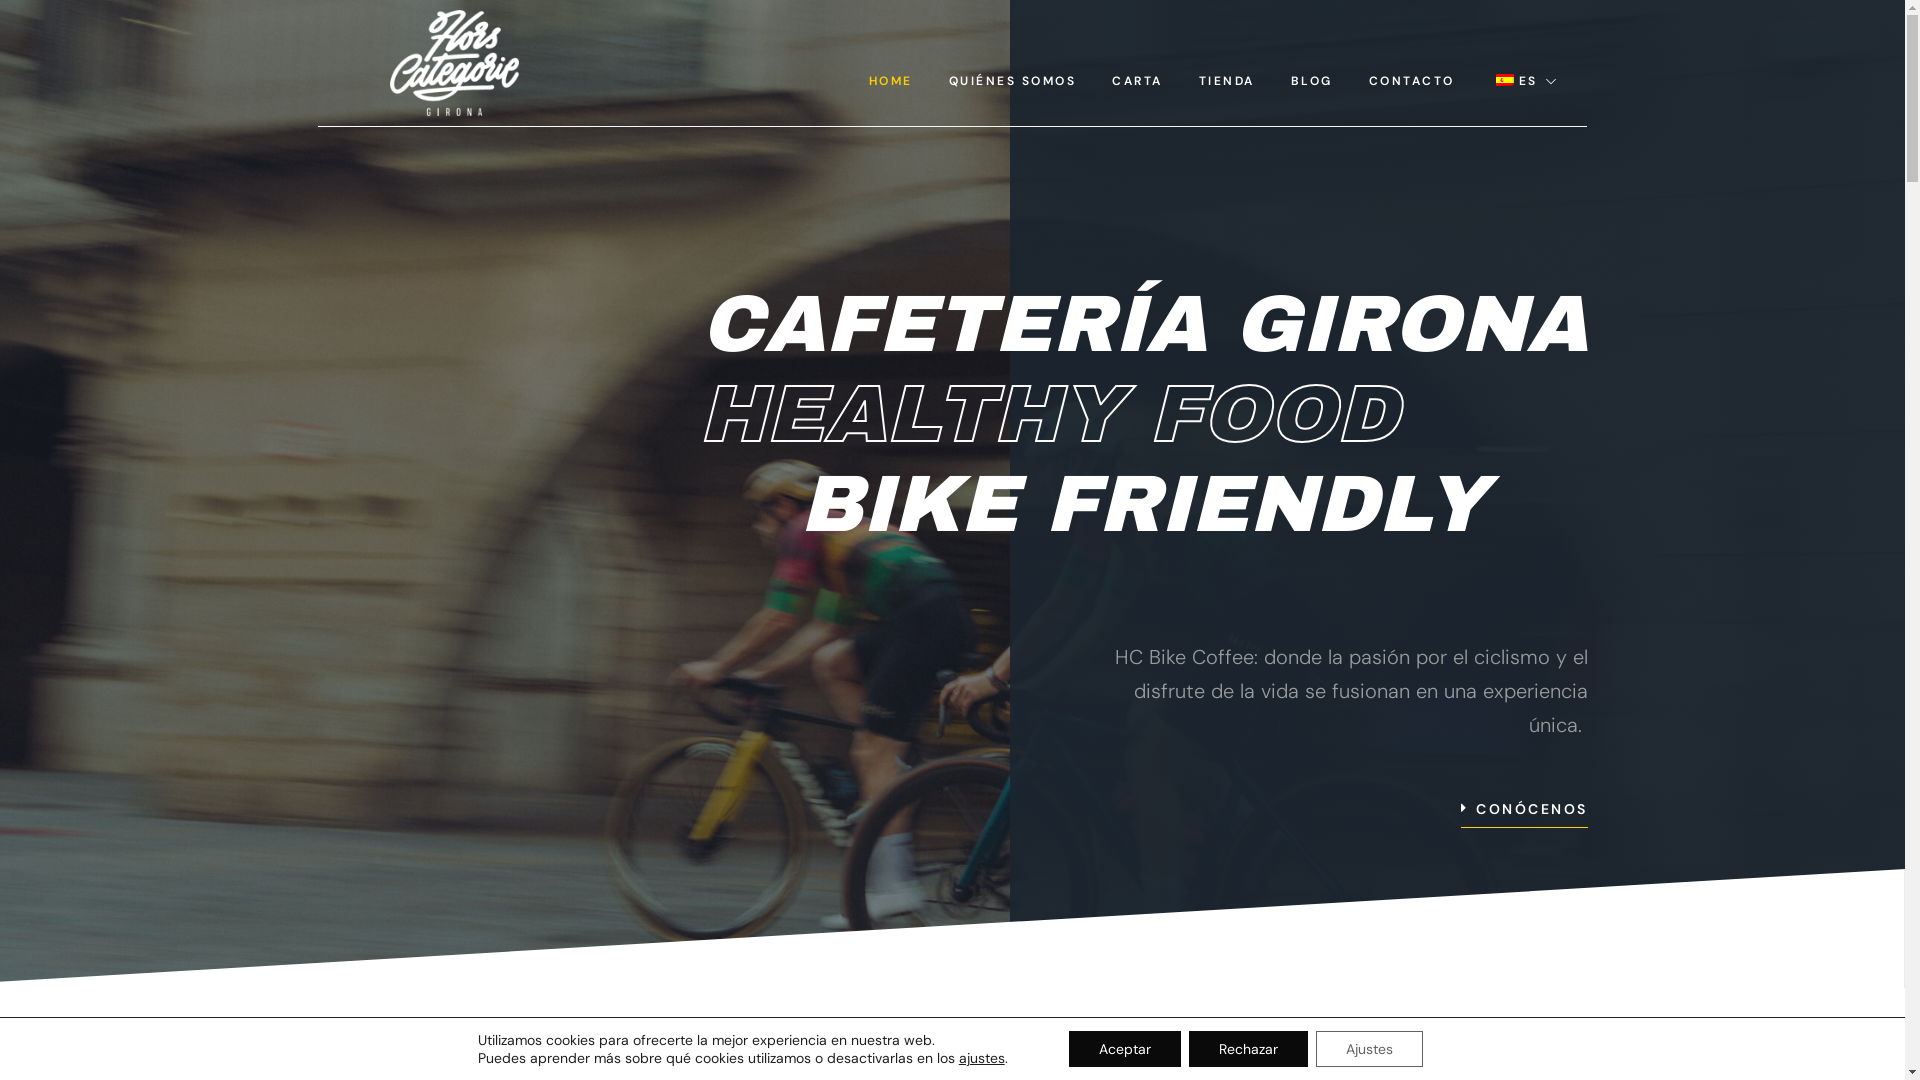  What do you see at coordinates (1271, 80) in the screenshot?
I see `'BLOG'` at bounding box center [1271, 80].